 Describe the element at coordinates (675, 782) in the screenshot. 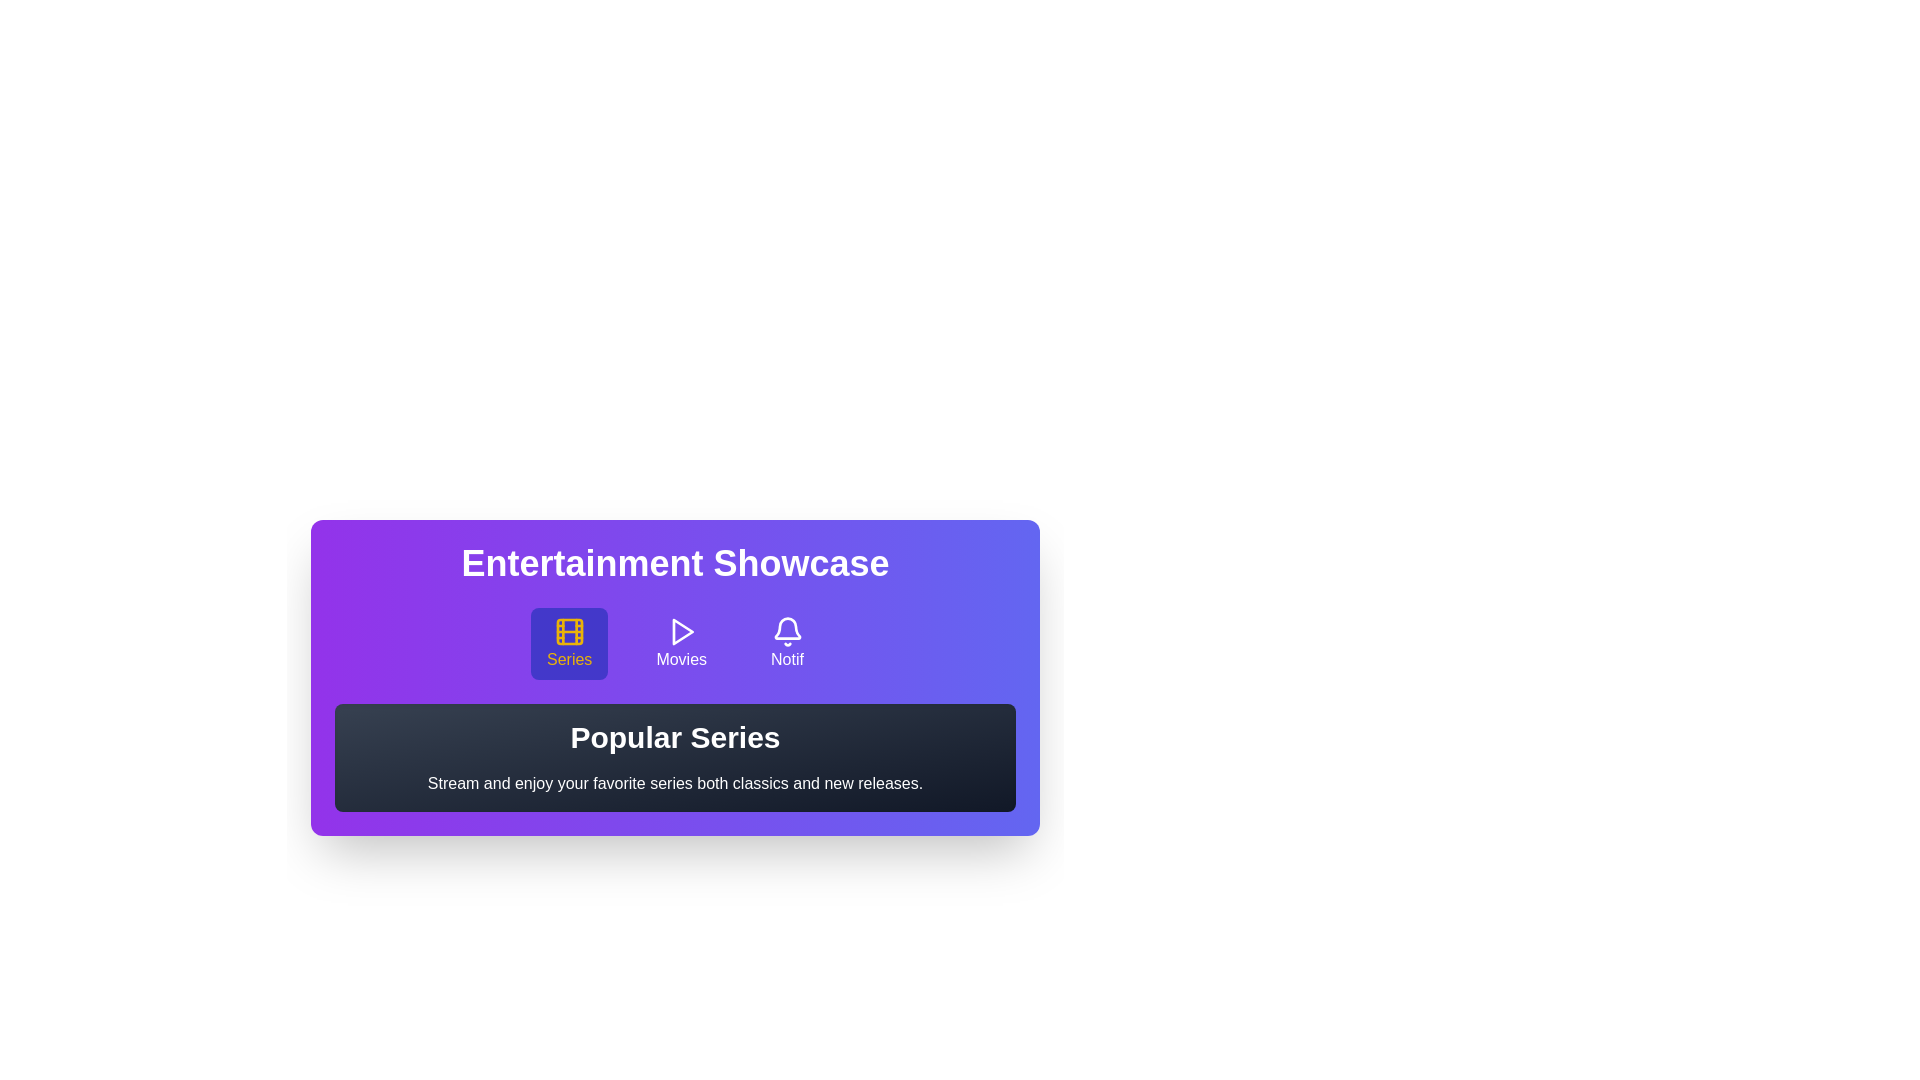

I see `text label providing a description or tagline related to the 'Popular Series' section, located below the 'Popular Series' title in the 'Entertainment Showcase' interface` at that location.